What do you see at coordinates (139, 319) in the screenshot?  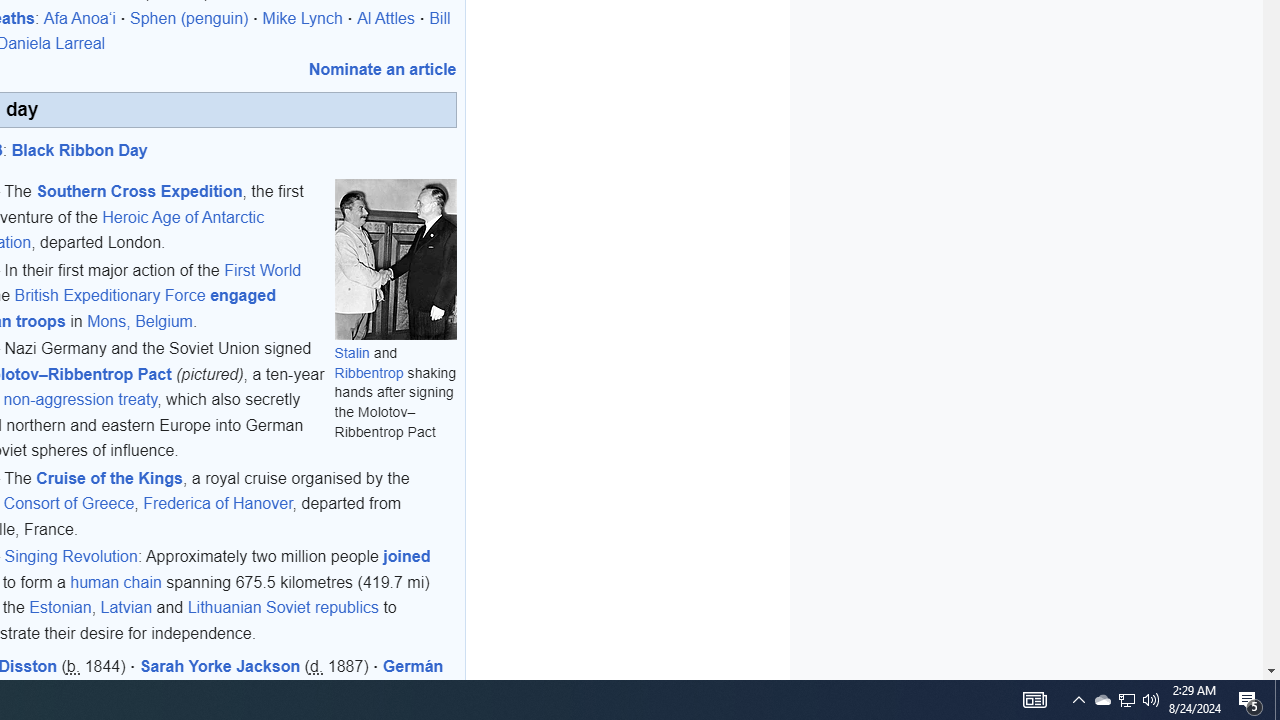 I see `'Mons, Belgium'` at bounding box center [139, 319].